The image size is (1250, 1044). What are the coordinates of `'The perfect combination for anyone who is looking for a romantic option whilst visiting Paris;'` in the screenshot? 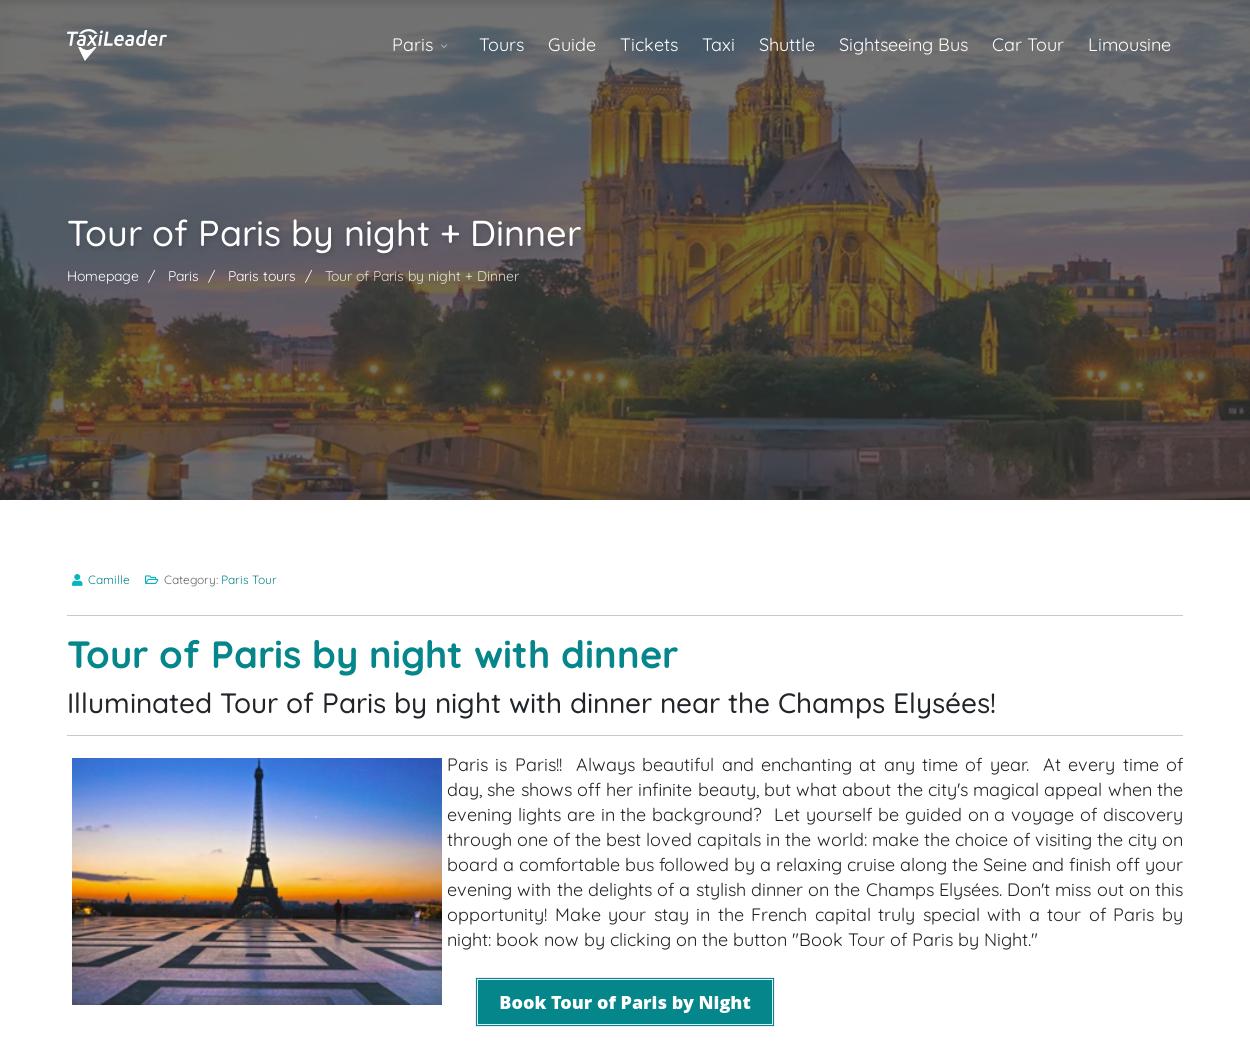 It's located at (479, 78).